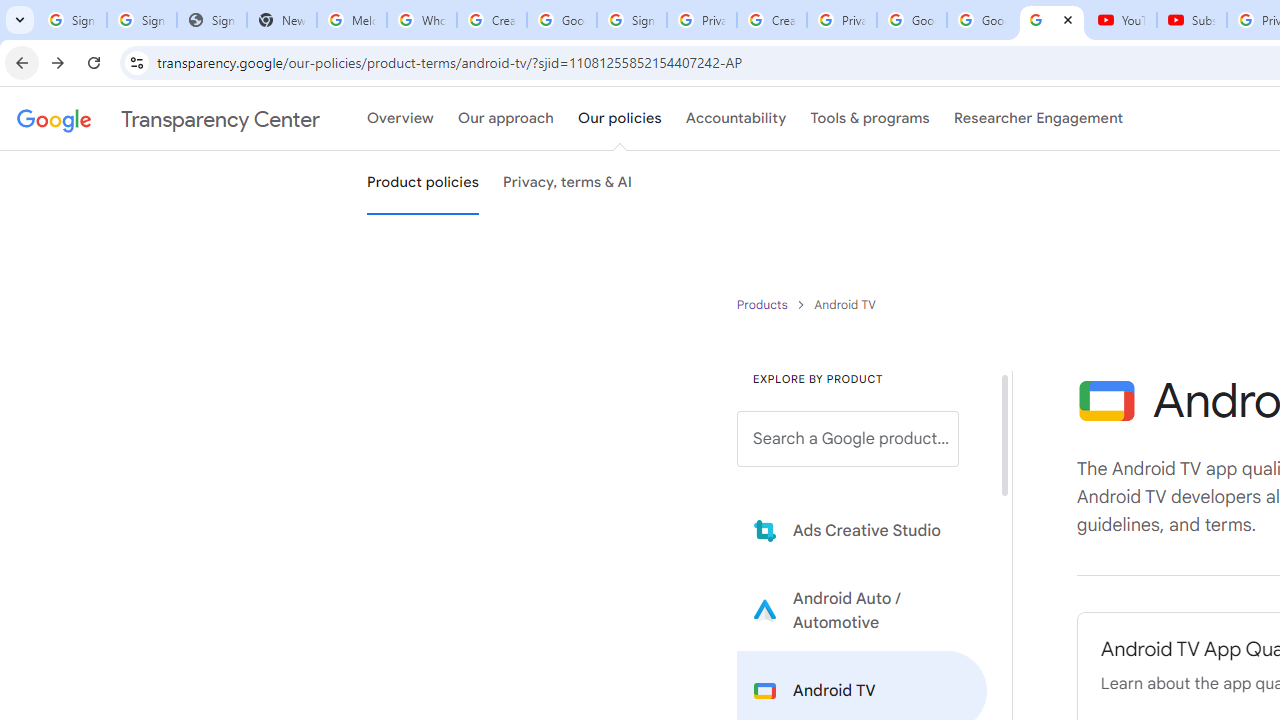 Image resolution: width=1280 pixels, height=720 pixels. Describe the element at coordinates (1192, 20) in the screenshot. I see `'Subscriptions - YouTube'` at that location.